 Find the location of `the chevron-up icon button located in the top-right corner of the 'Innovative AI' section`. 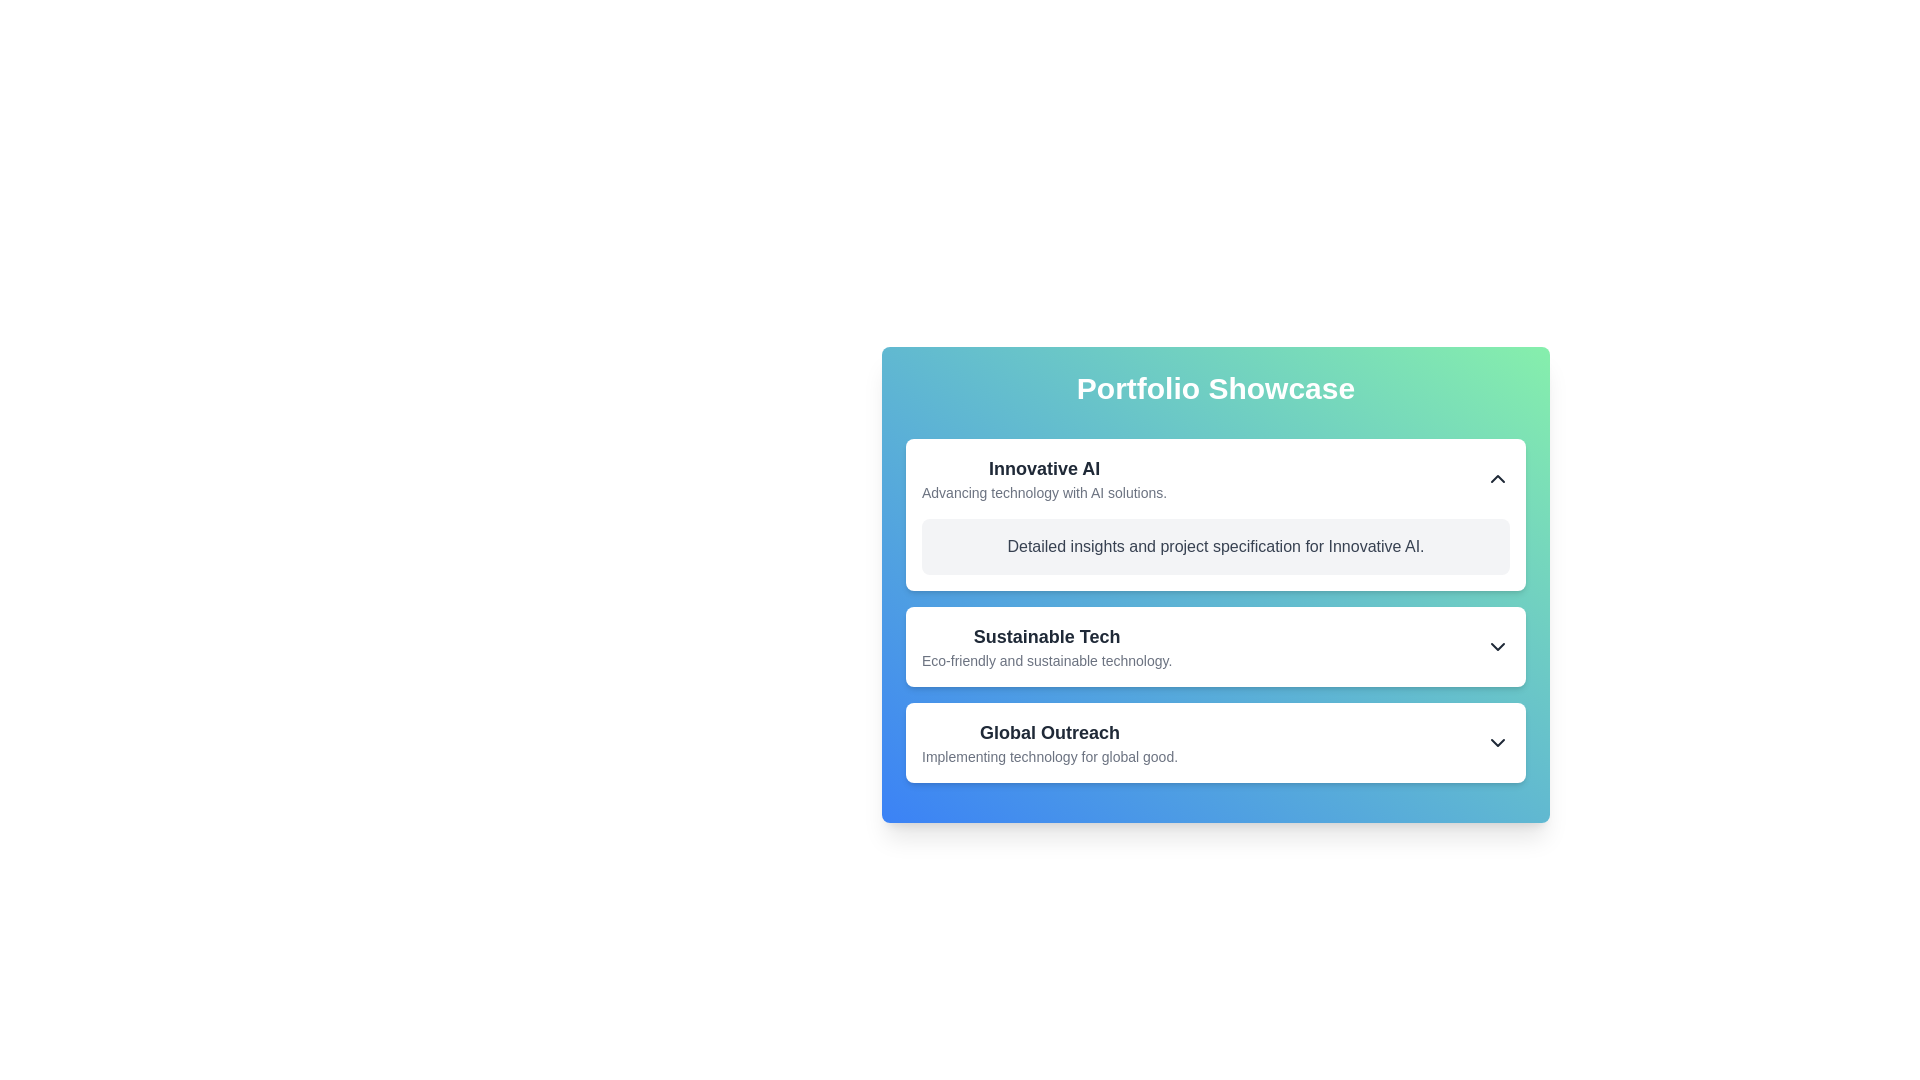

the chevron-up icon button located in the top-right corner of the 'Innovative AI' section is located at coordinates (1497, 478).